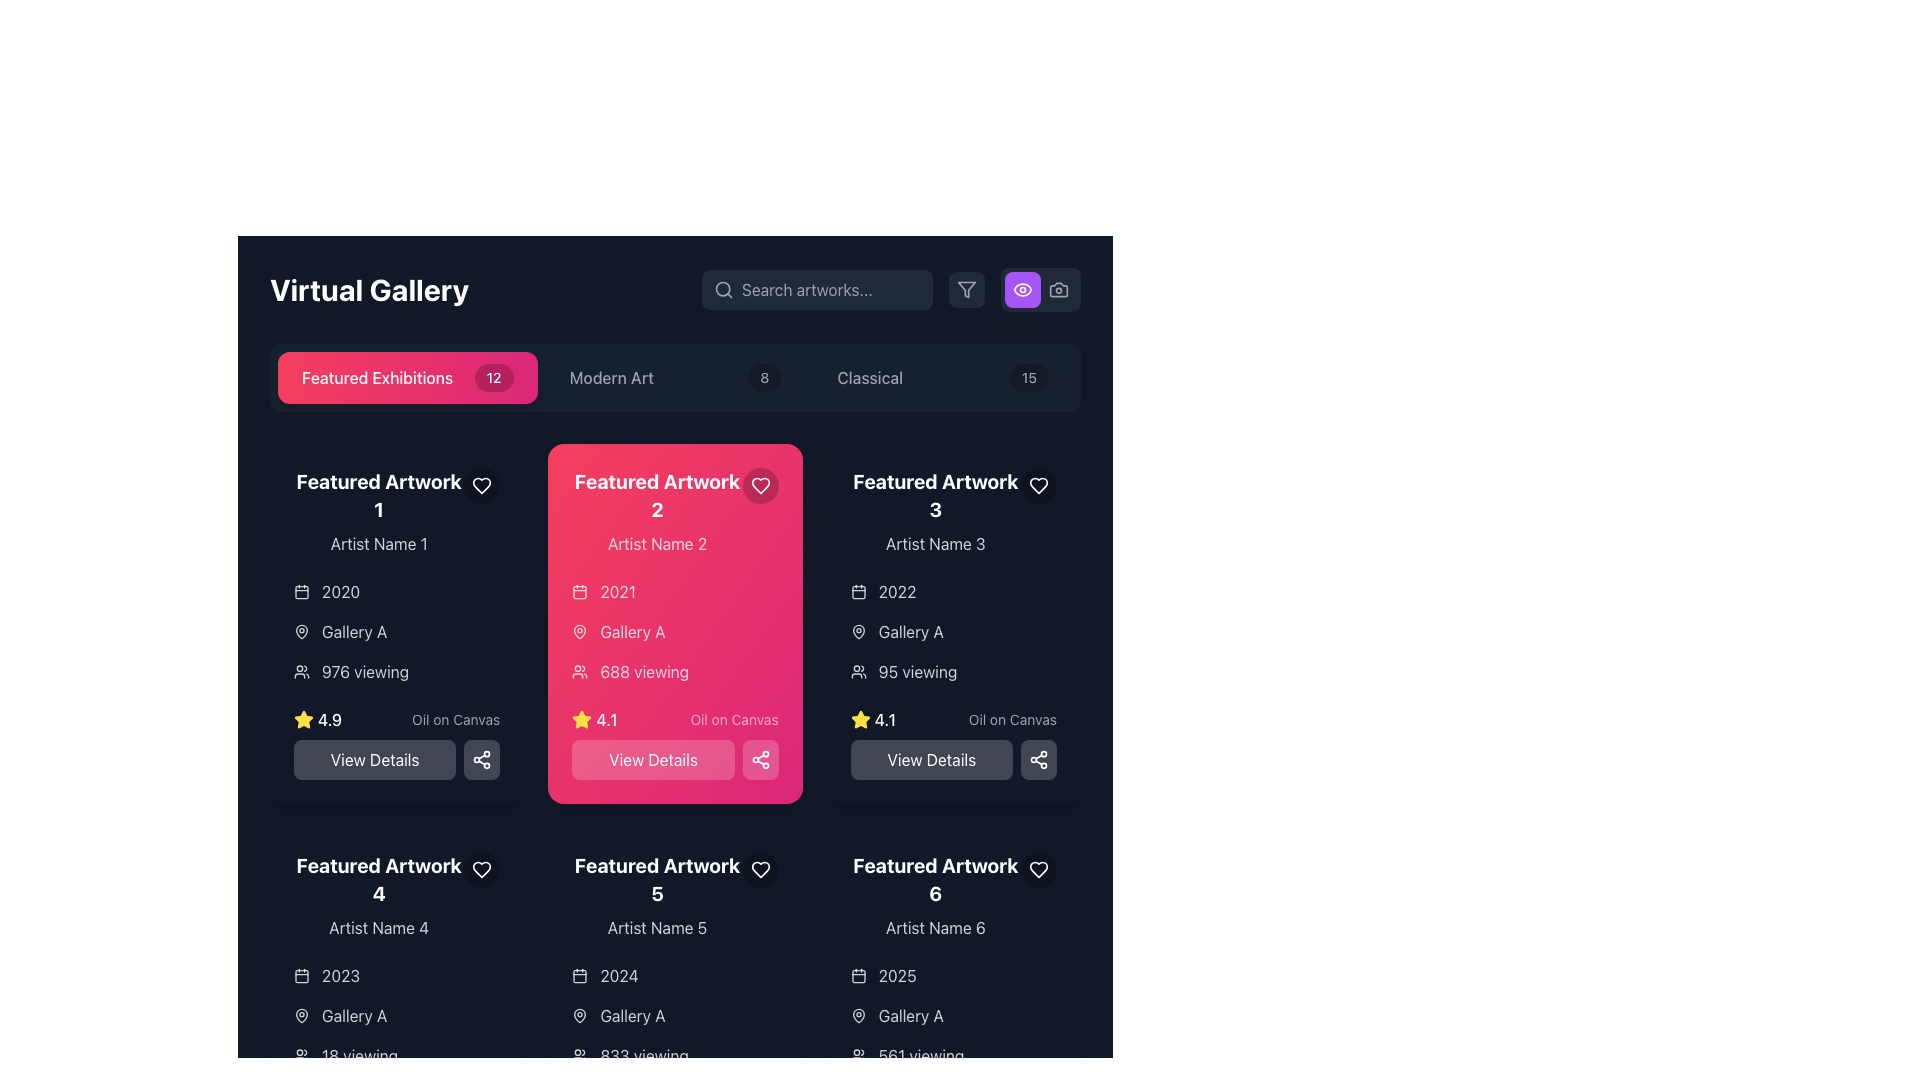 The height and width of the screenshot is (1080, 1920). I want to click on the filter icon button, which is a light gray funnel shape located in the top-right corner of the interface, adjacent to a camera icon and a search bar, so click(966, 289).